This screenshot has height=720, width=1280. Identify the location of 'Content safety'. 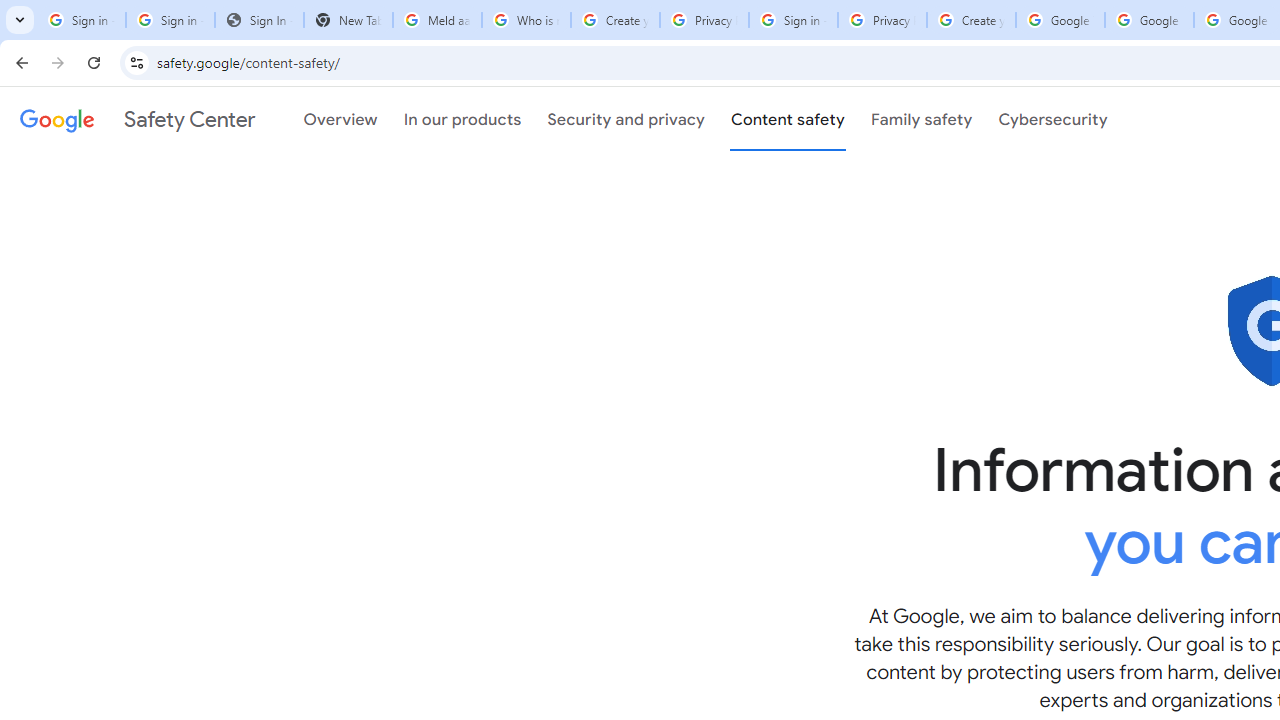
(786, 119).